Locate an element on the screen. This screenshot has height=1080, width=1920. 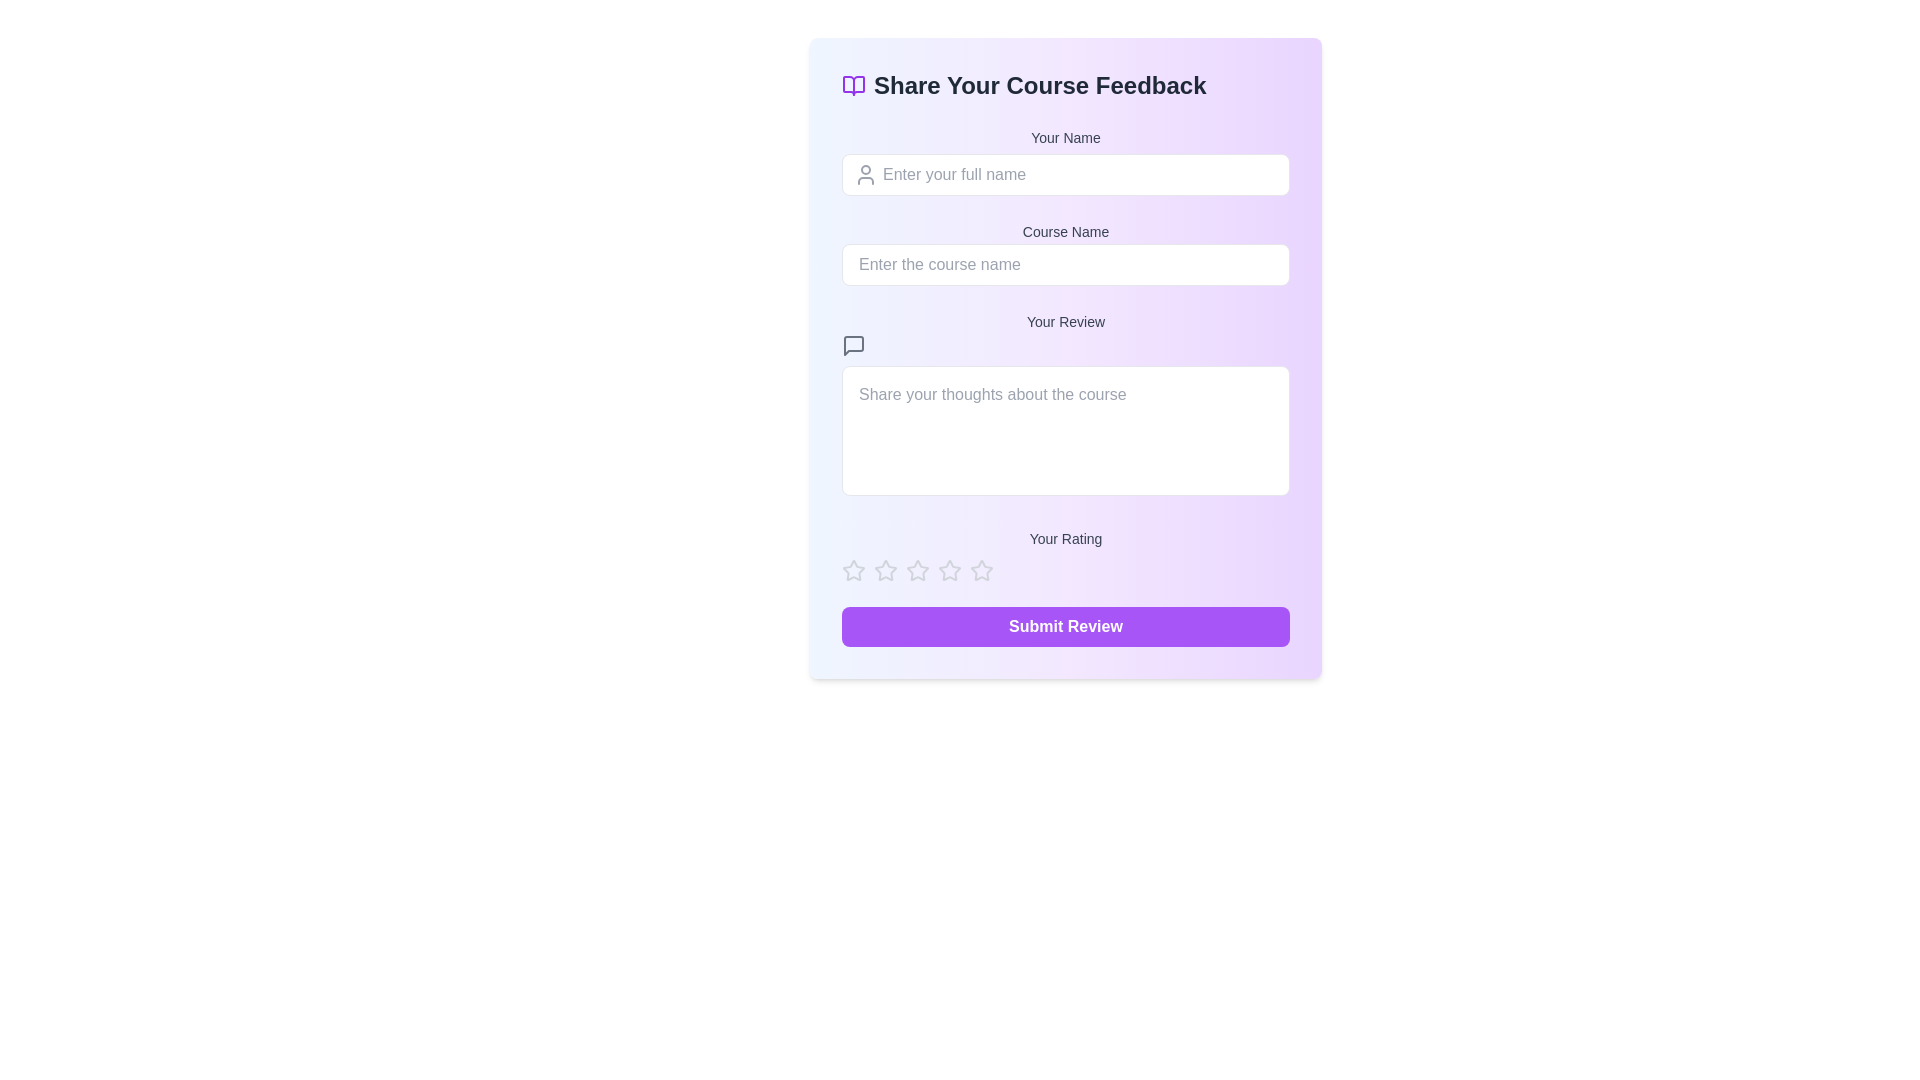
the star in the Rating Component located in the bottom section of the feedback form is located at coordinates (1064, 570).